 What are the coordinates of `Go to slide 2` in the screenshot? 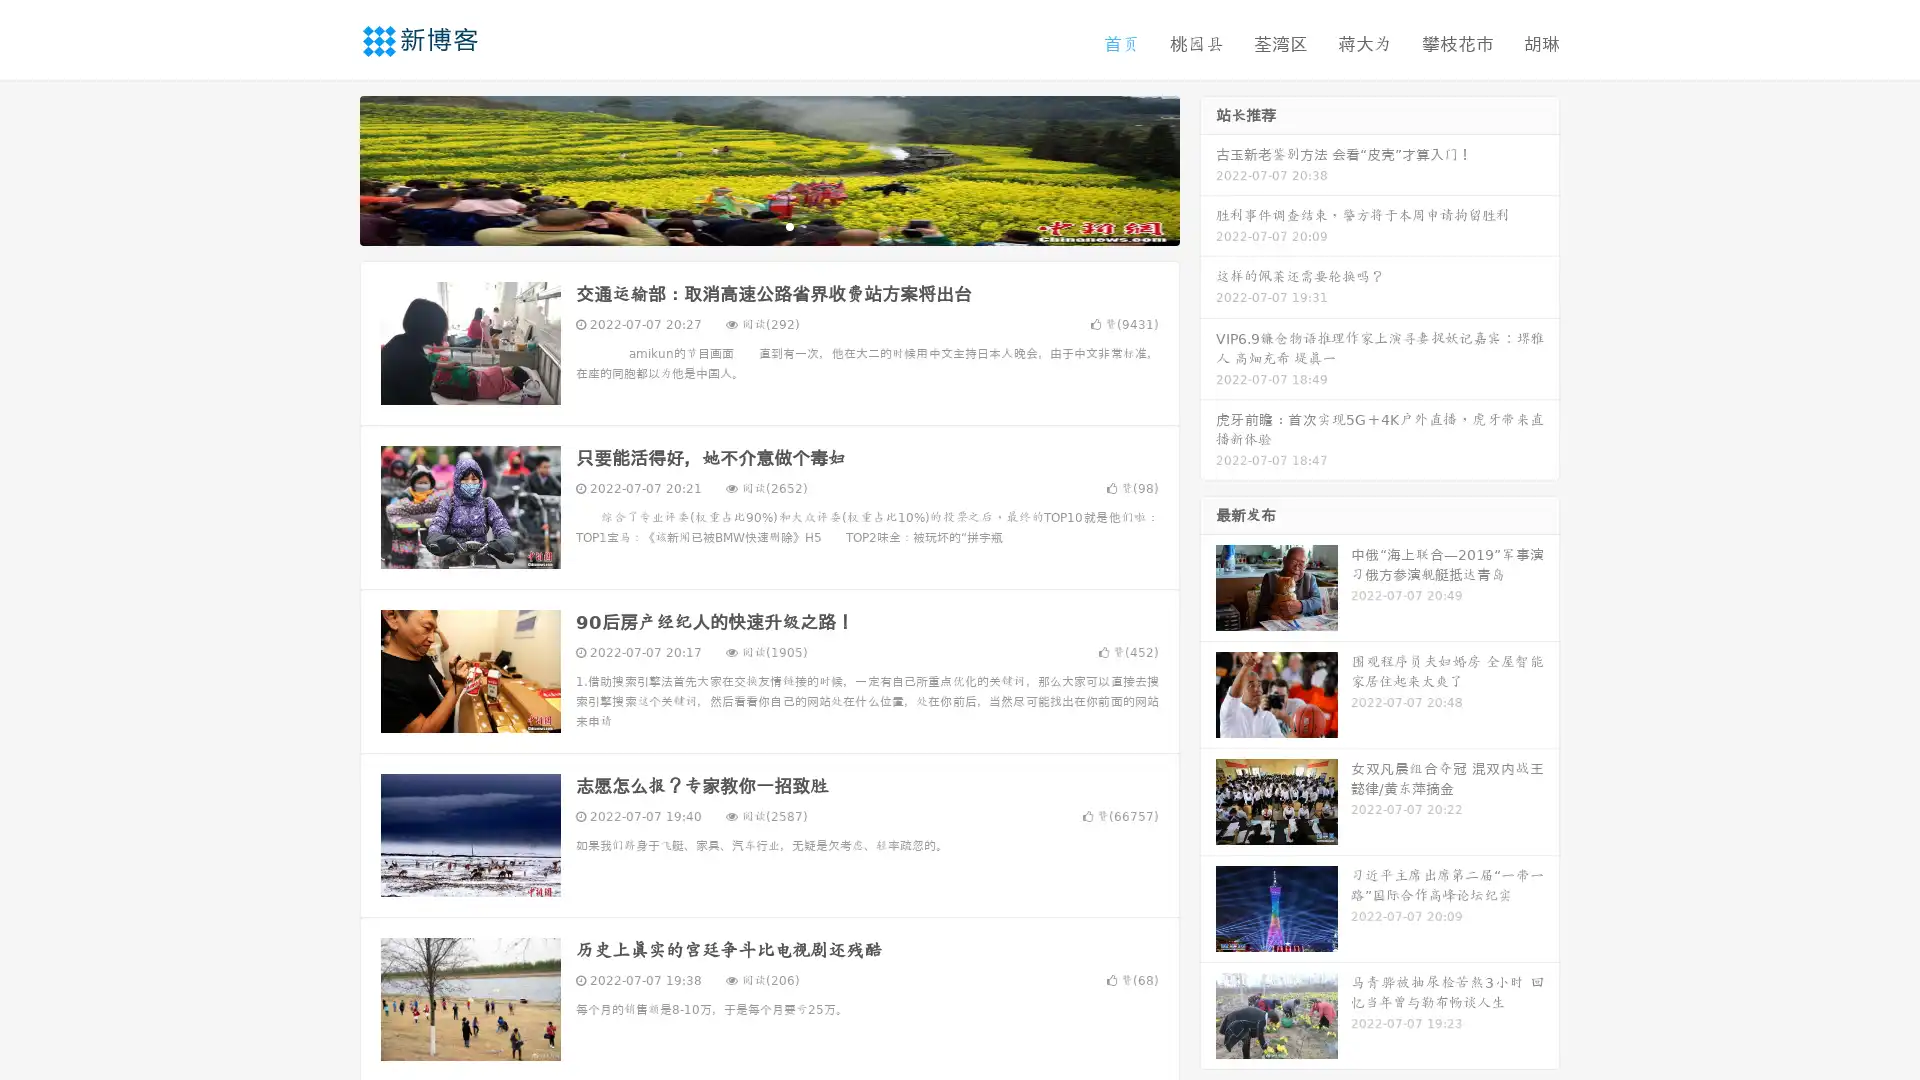 It's located at (768, 225).